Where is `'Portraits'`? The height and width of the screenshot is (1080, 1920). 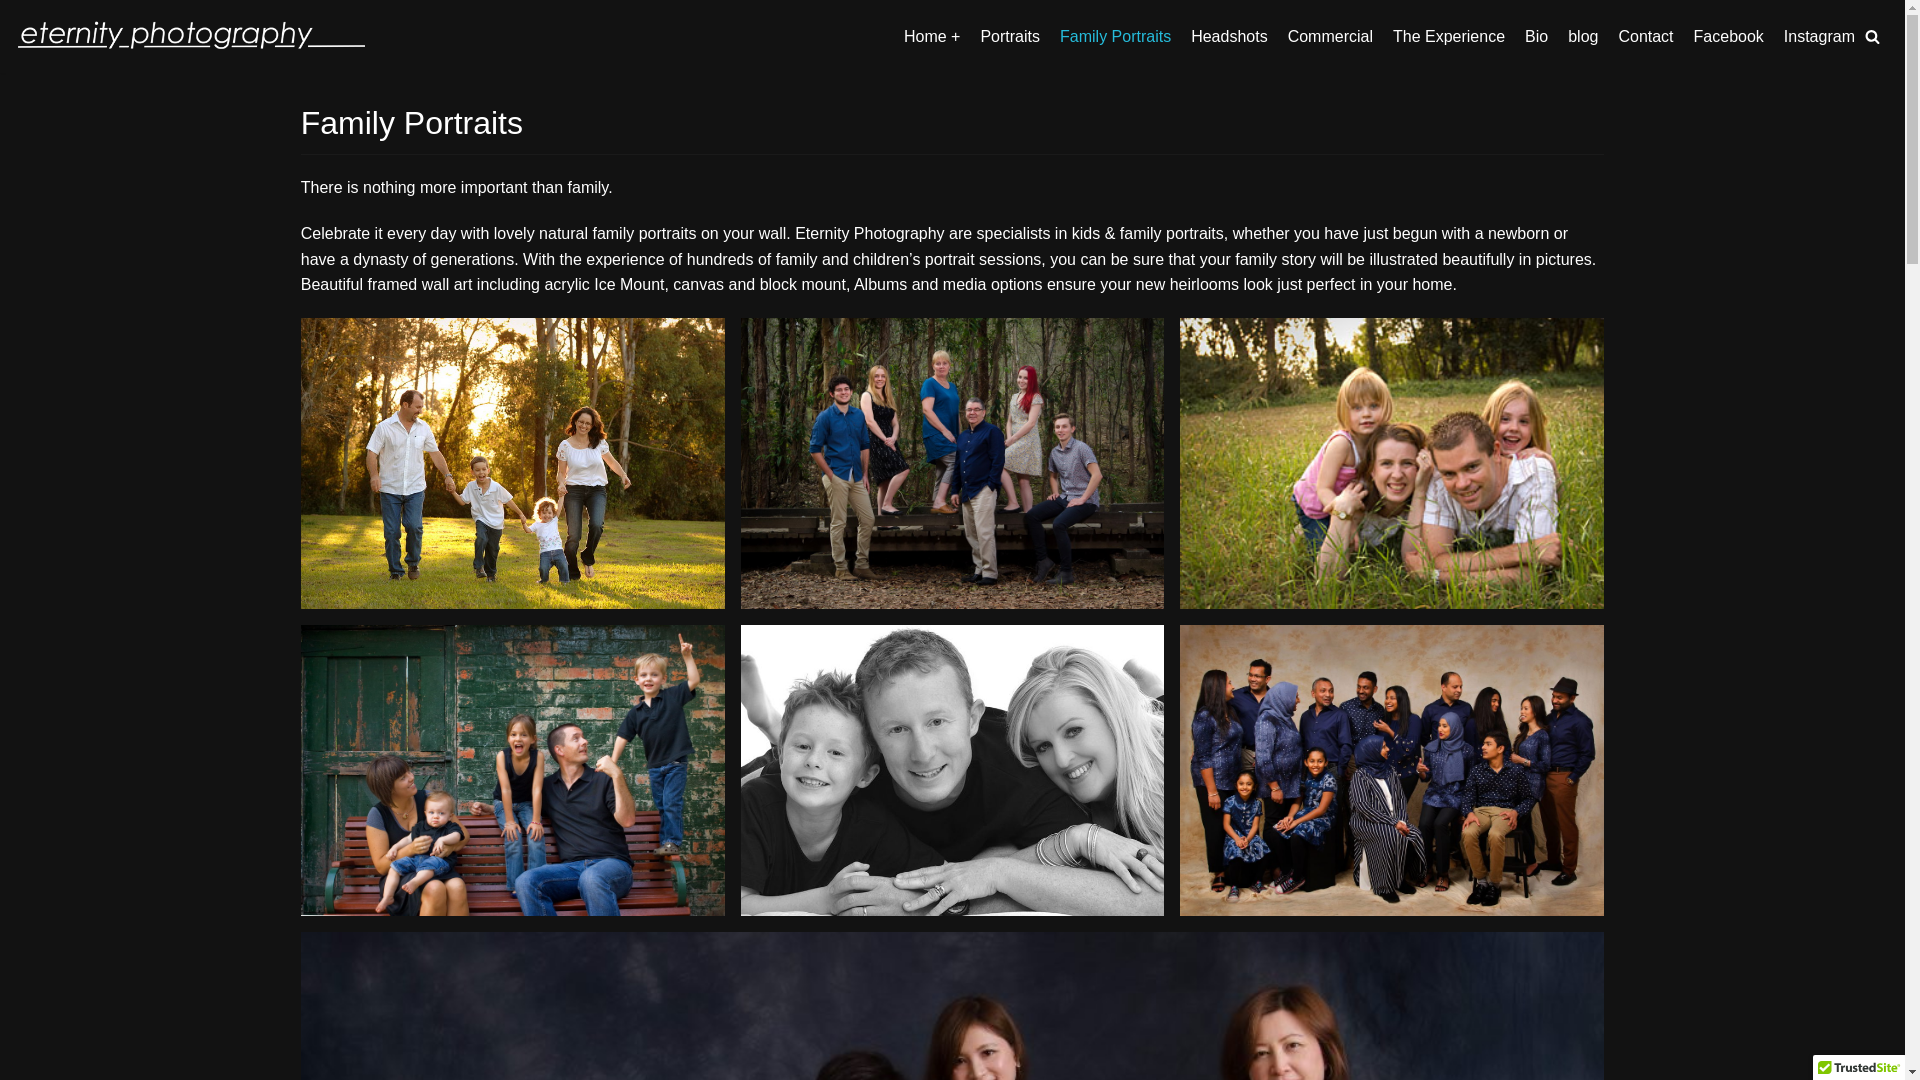 'Portraits' is located at coordinates (1009, 37).